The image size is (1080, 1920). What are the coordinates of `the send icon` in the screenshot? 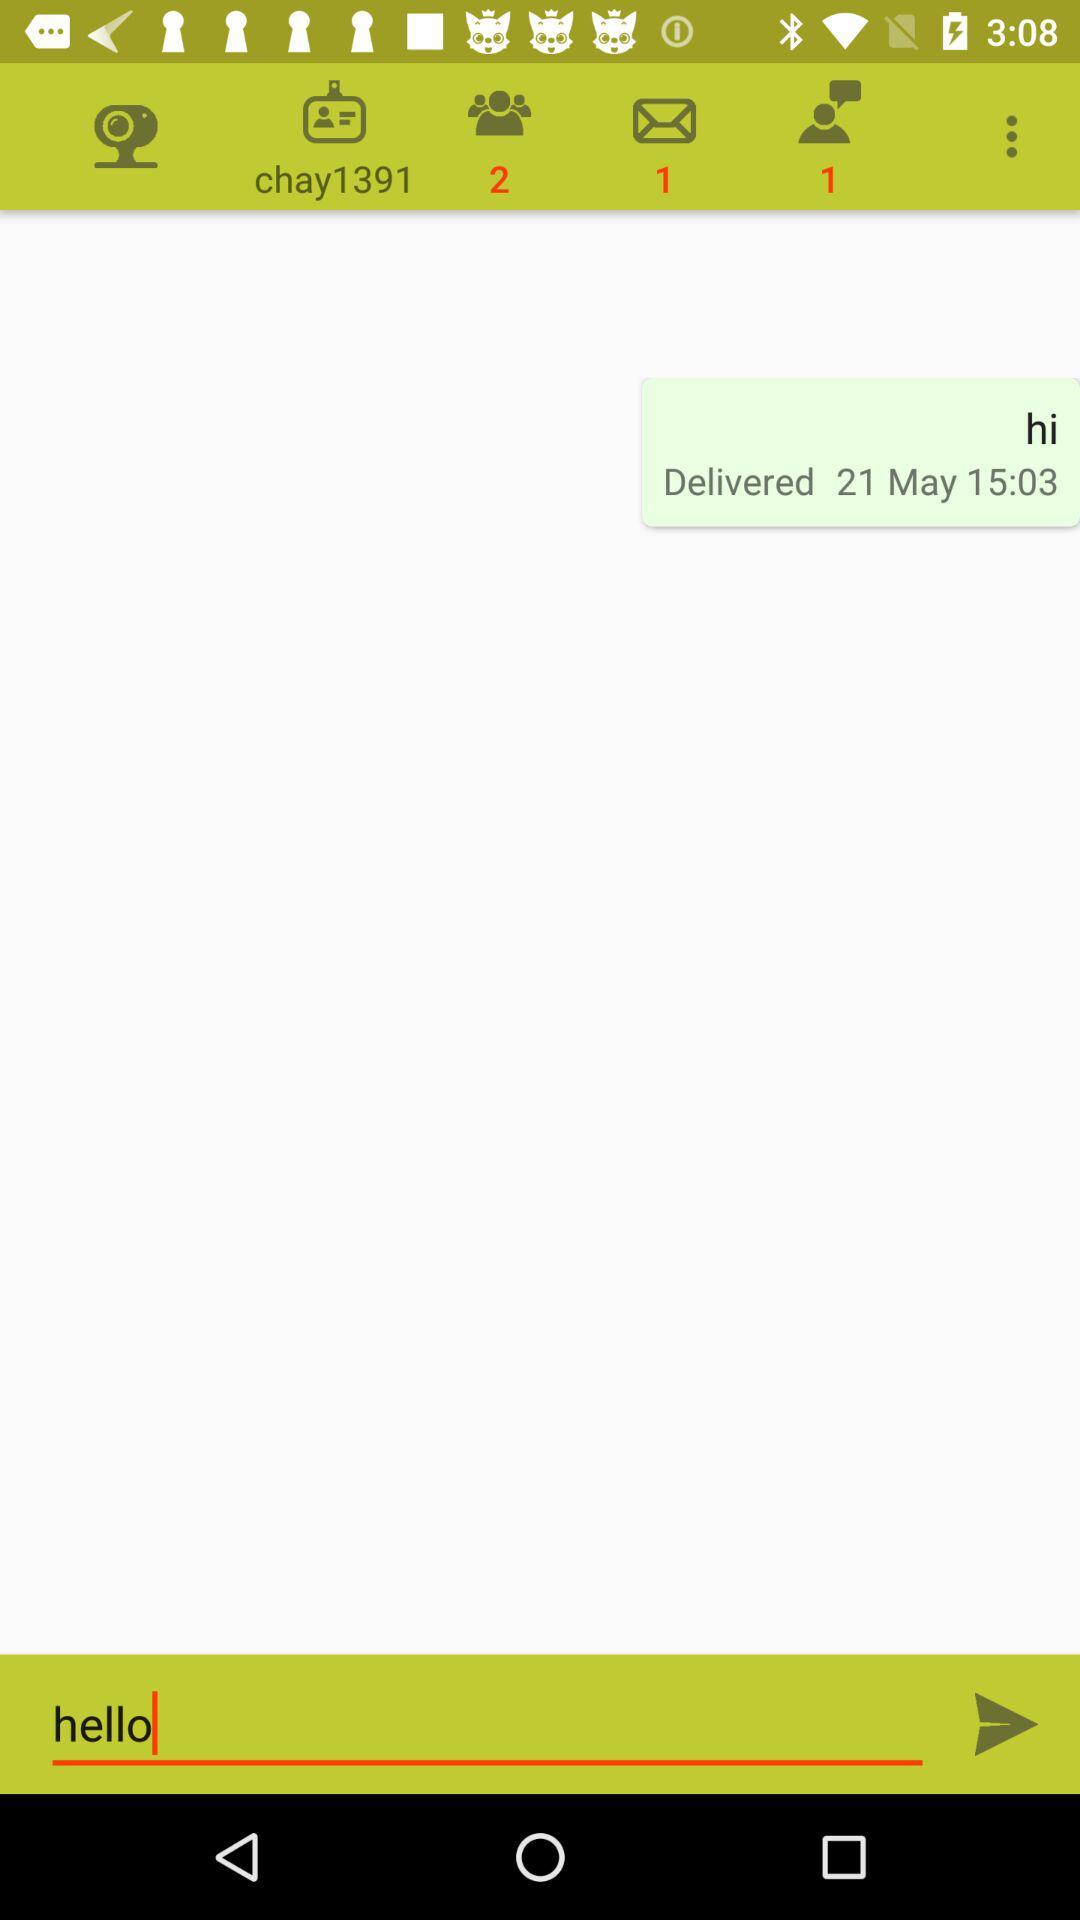 It's located at (1006, 1723).